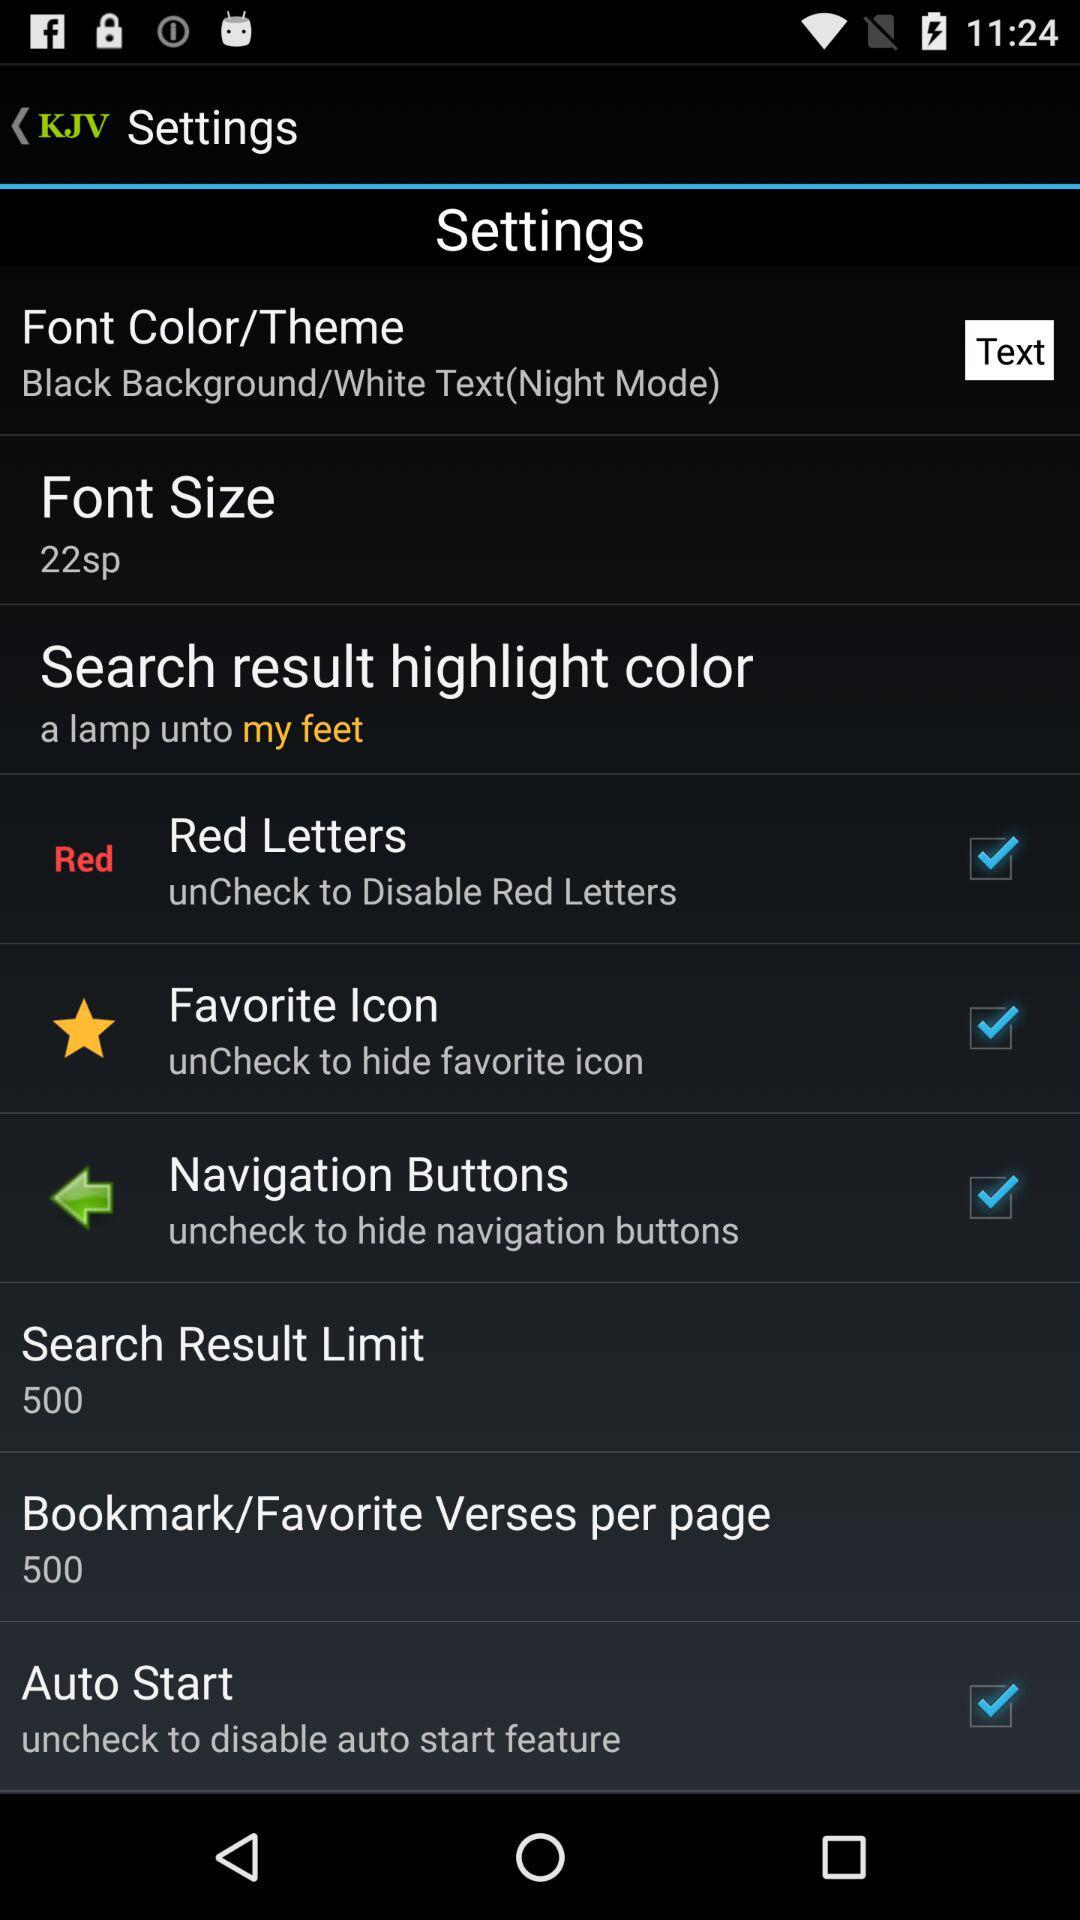  Describe the element at coordinates (79, 557) in the screenshot. I see `icon above search result highlight app` at that location.